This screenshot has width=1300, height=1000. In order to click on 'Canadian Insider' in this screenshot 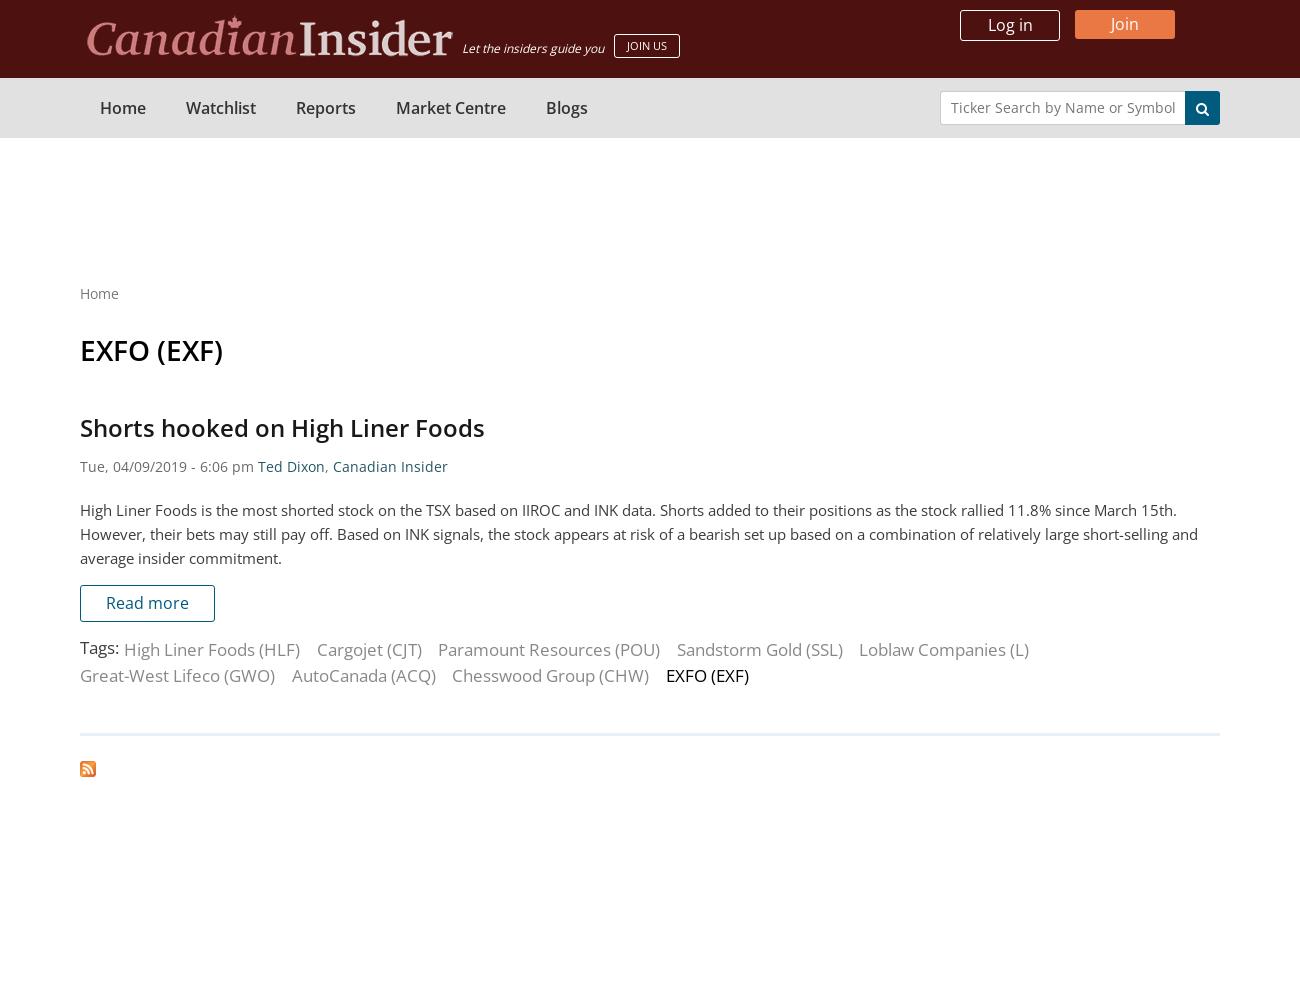, I will do `click(390, 465)`.